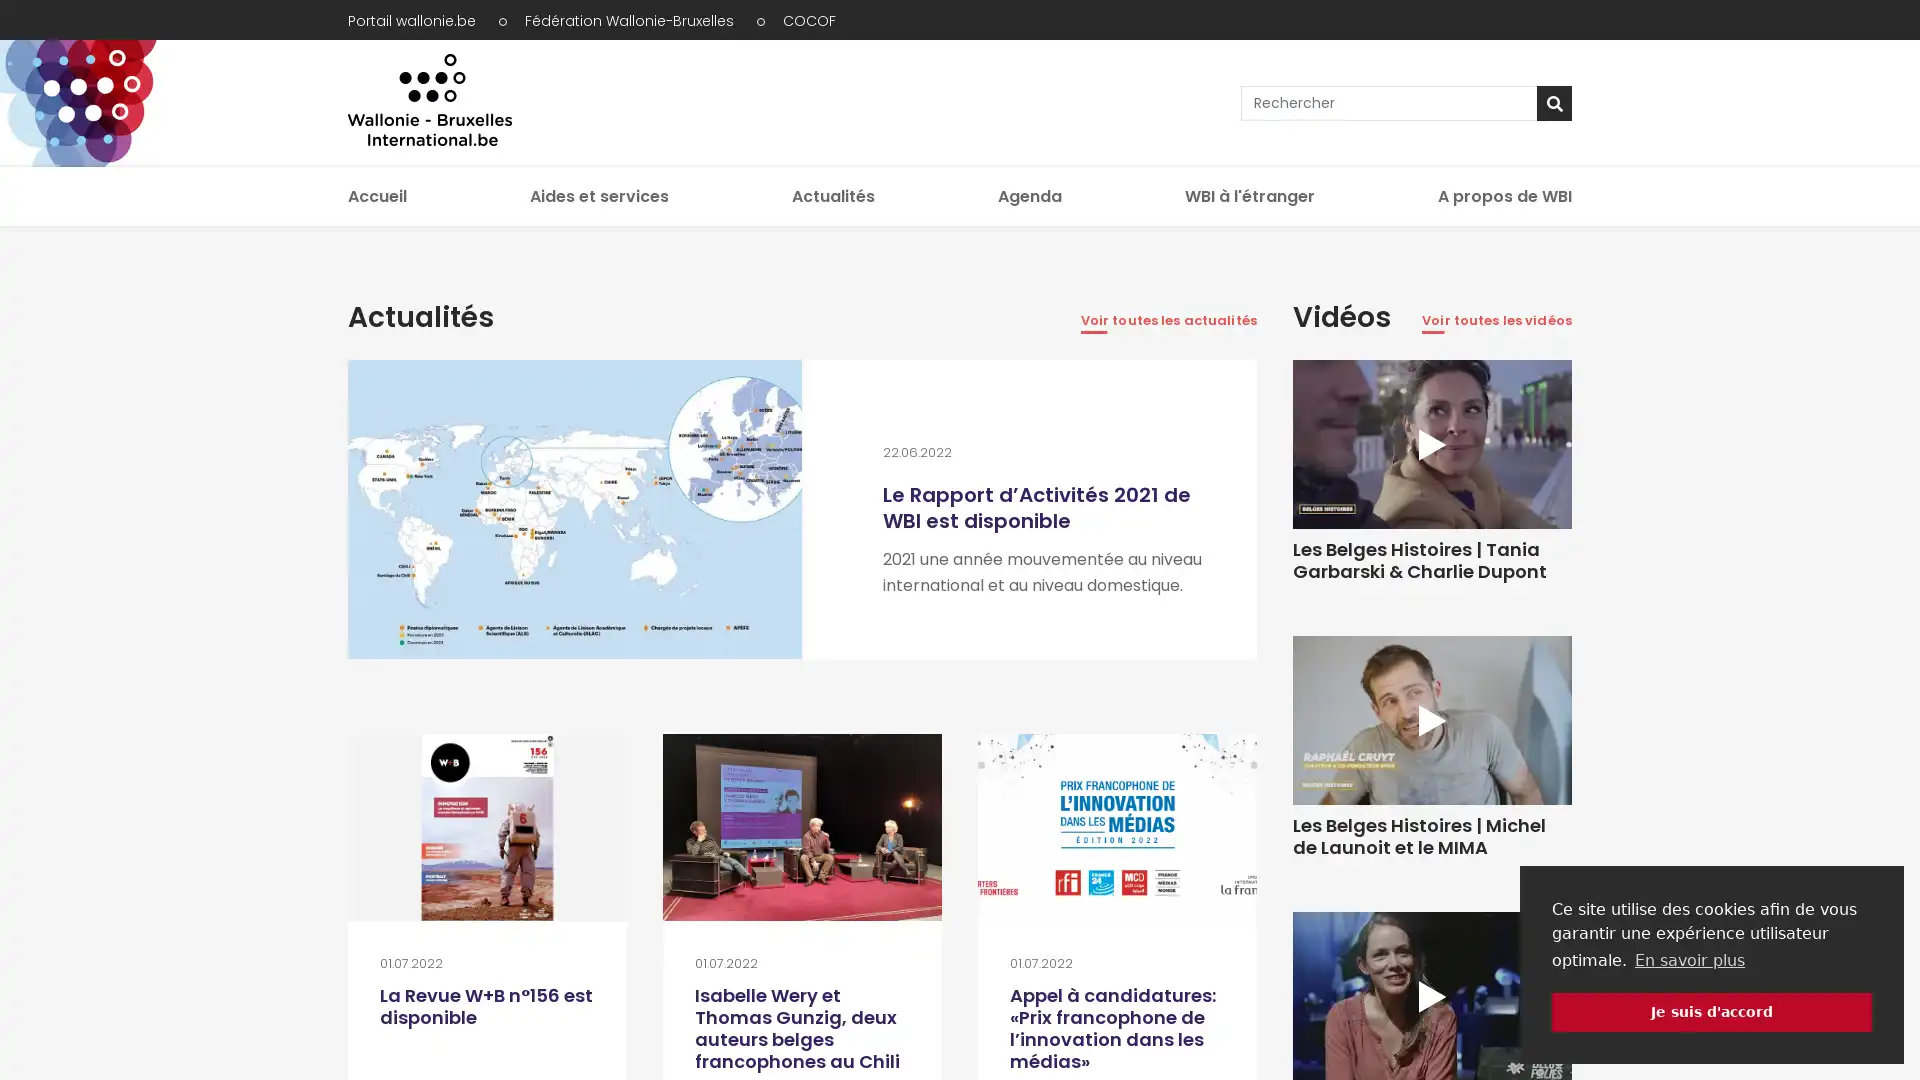  What do you see at coordinates (1711, 1011) in the screenshot?
I see `dismiss cookie message` at bounding box center [1711, 1011].